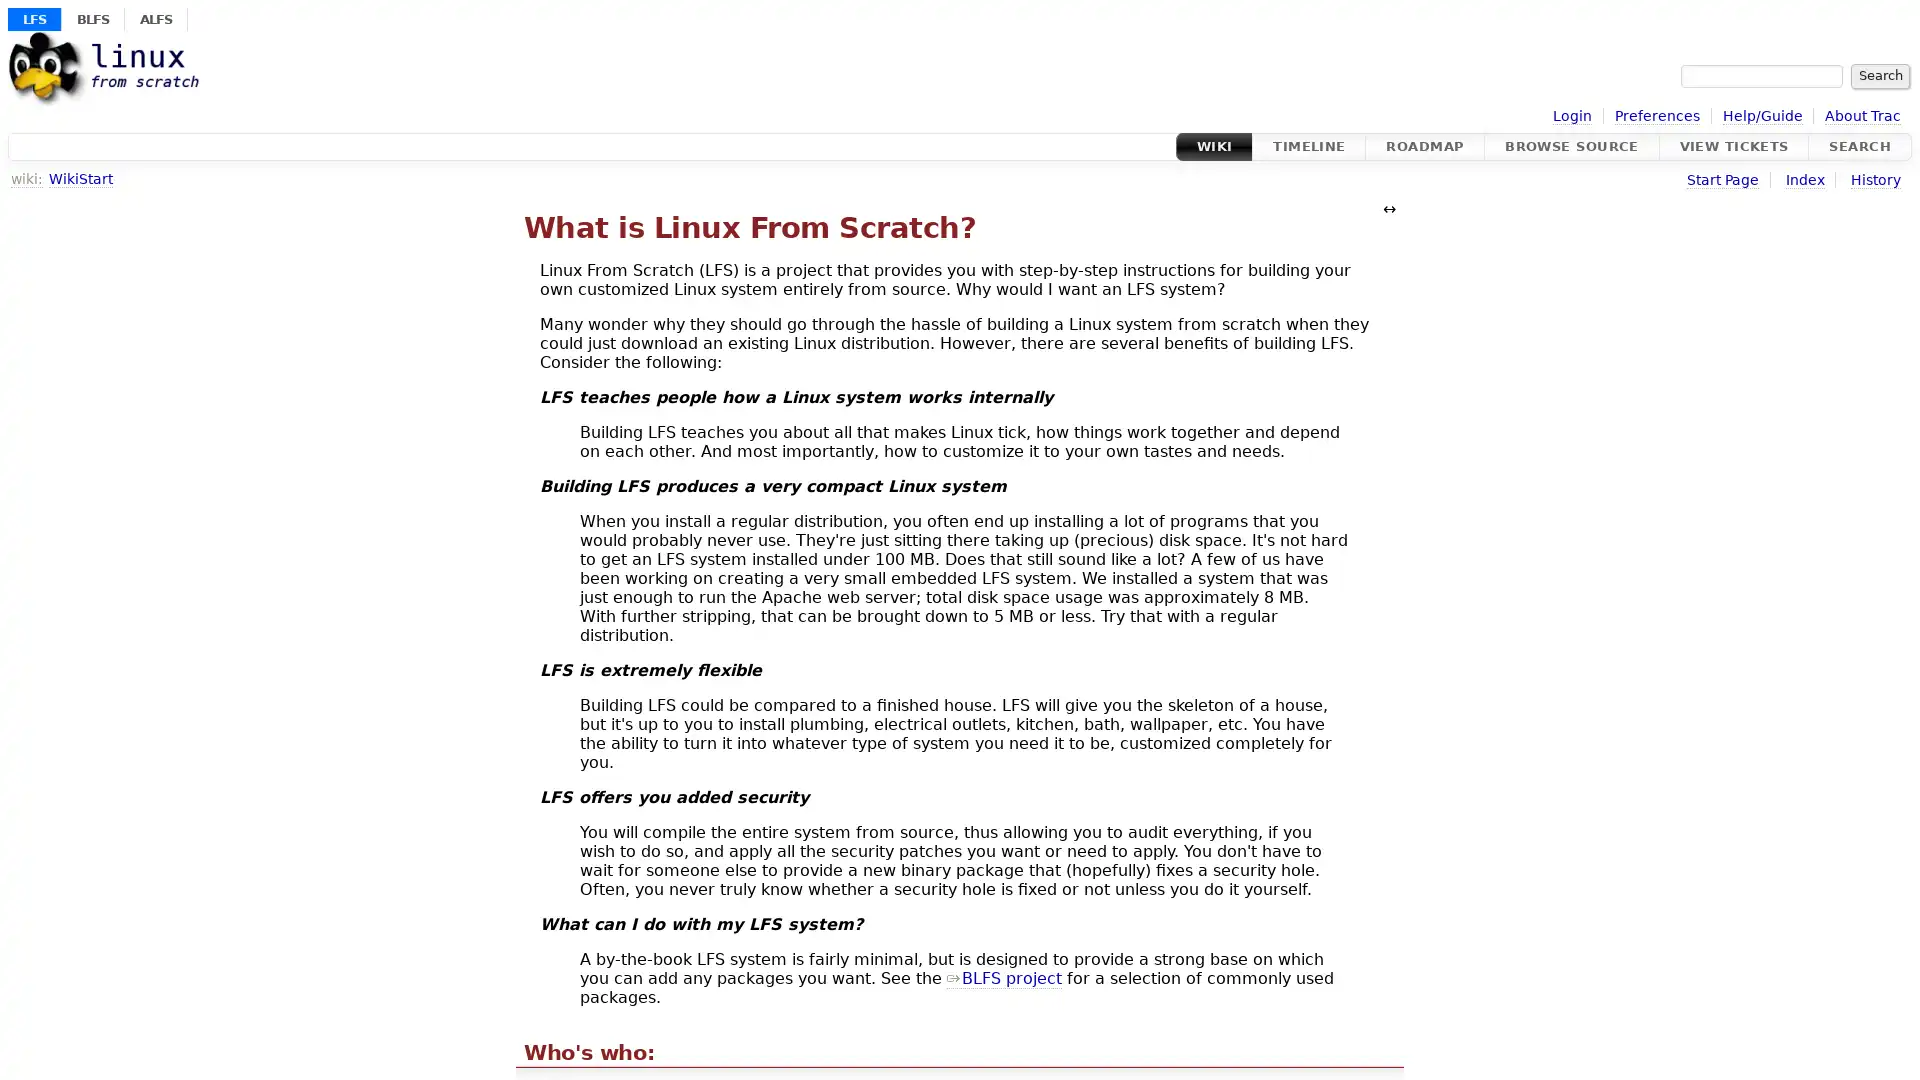 Image resolution: width=1920 pixels, height=1080 pixels. Describe the element at coordinates (1879, 75) in the screenshot. I see `Search` at that location.